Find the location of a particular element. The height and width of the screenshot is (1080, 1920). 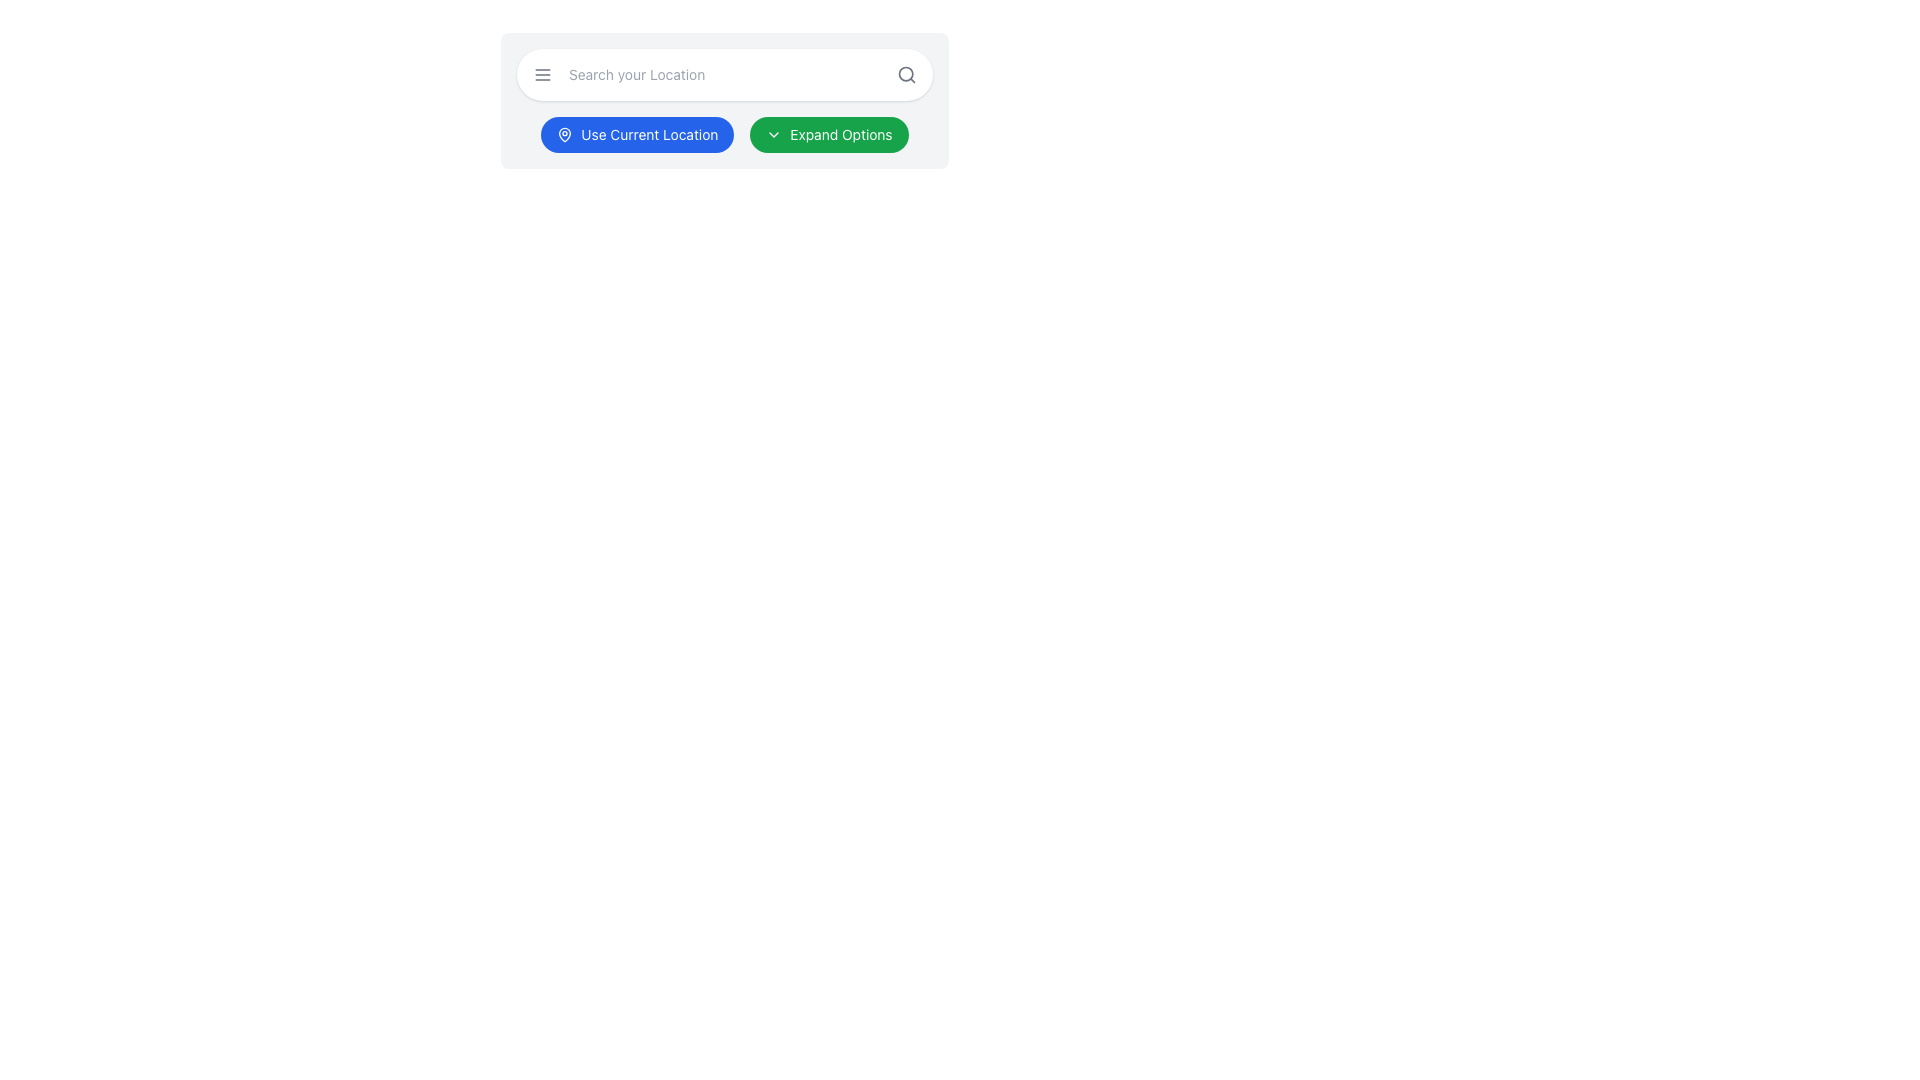

the map pin icon, which is part of the 'Use Current Location' button, located towards the left side of the button is located at coordinates (564, 135).